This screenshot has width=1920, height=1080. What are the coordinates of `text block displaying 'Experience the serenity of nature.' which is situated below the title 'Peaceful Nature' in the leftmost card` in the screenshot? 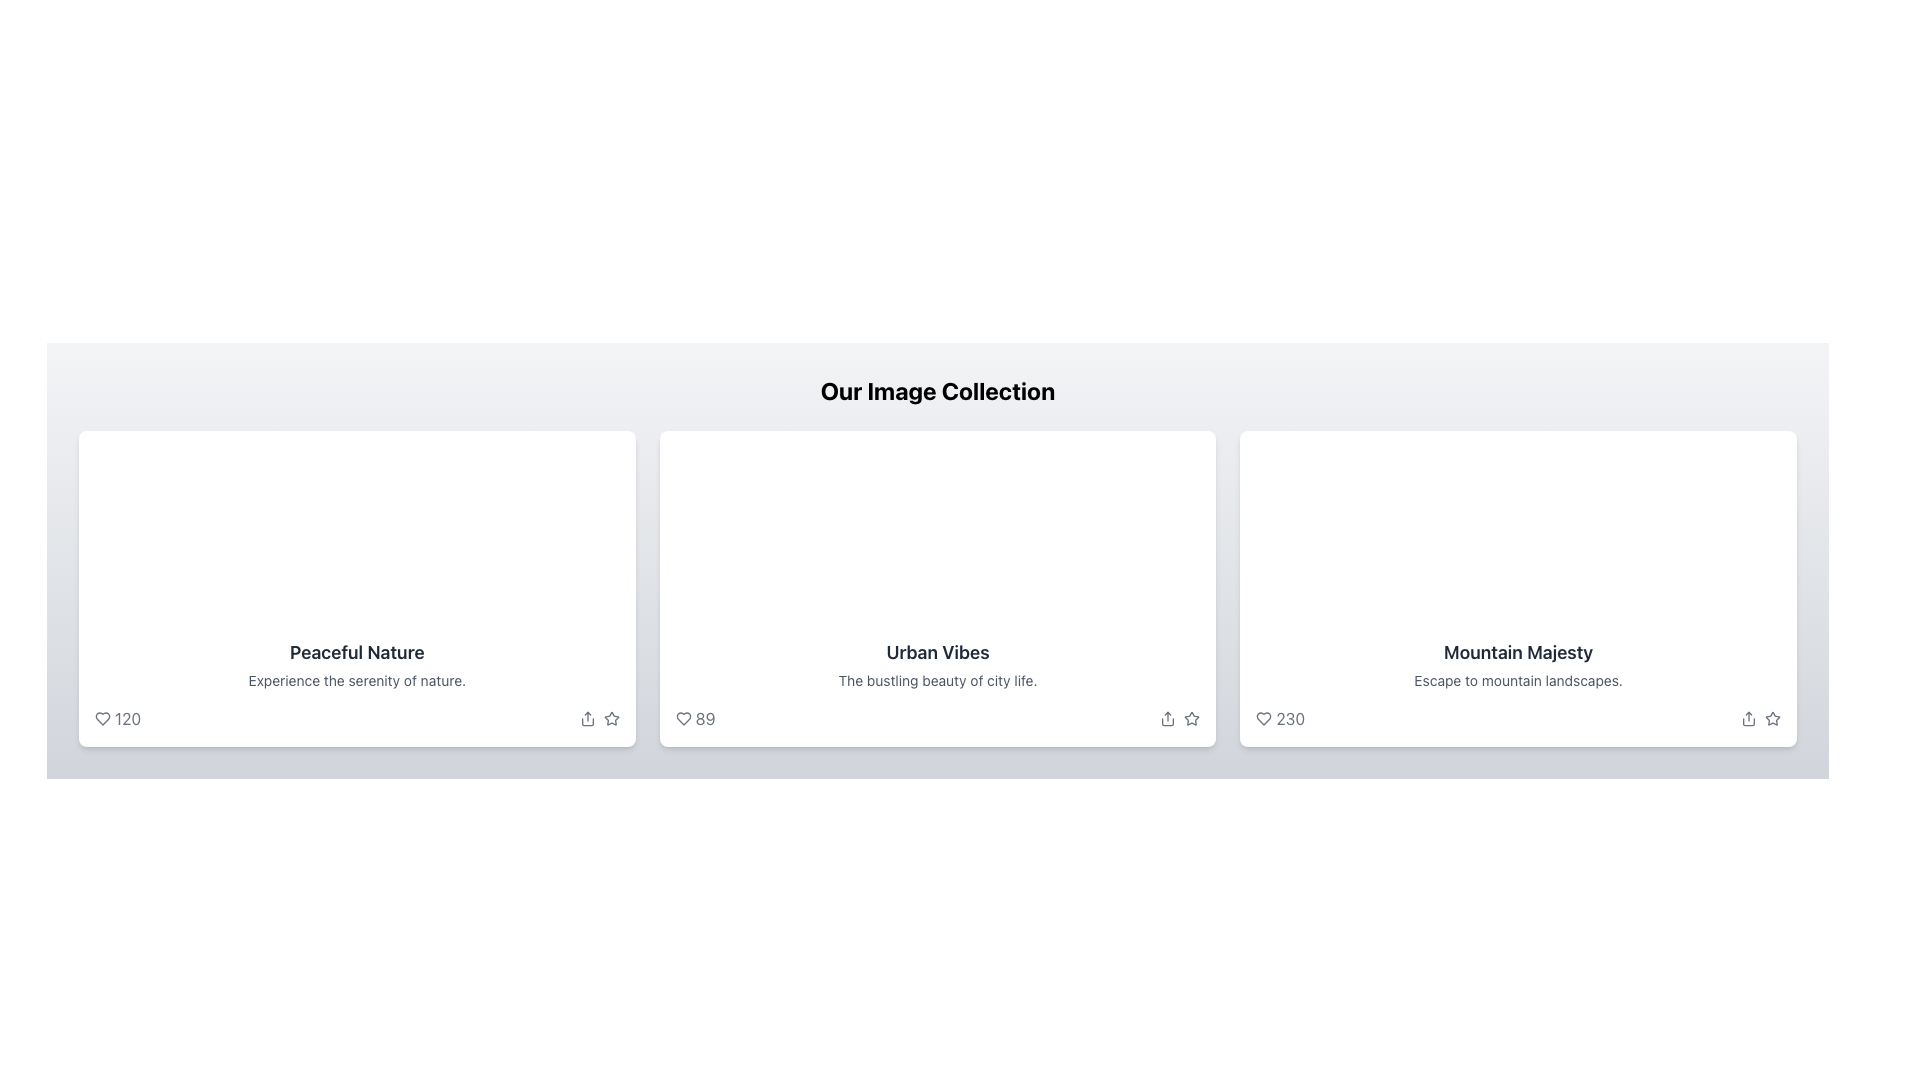 It's located at (357, 680).